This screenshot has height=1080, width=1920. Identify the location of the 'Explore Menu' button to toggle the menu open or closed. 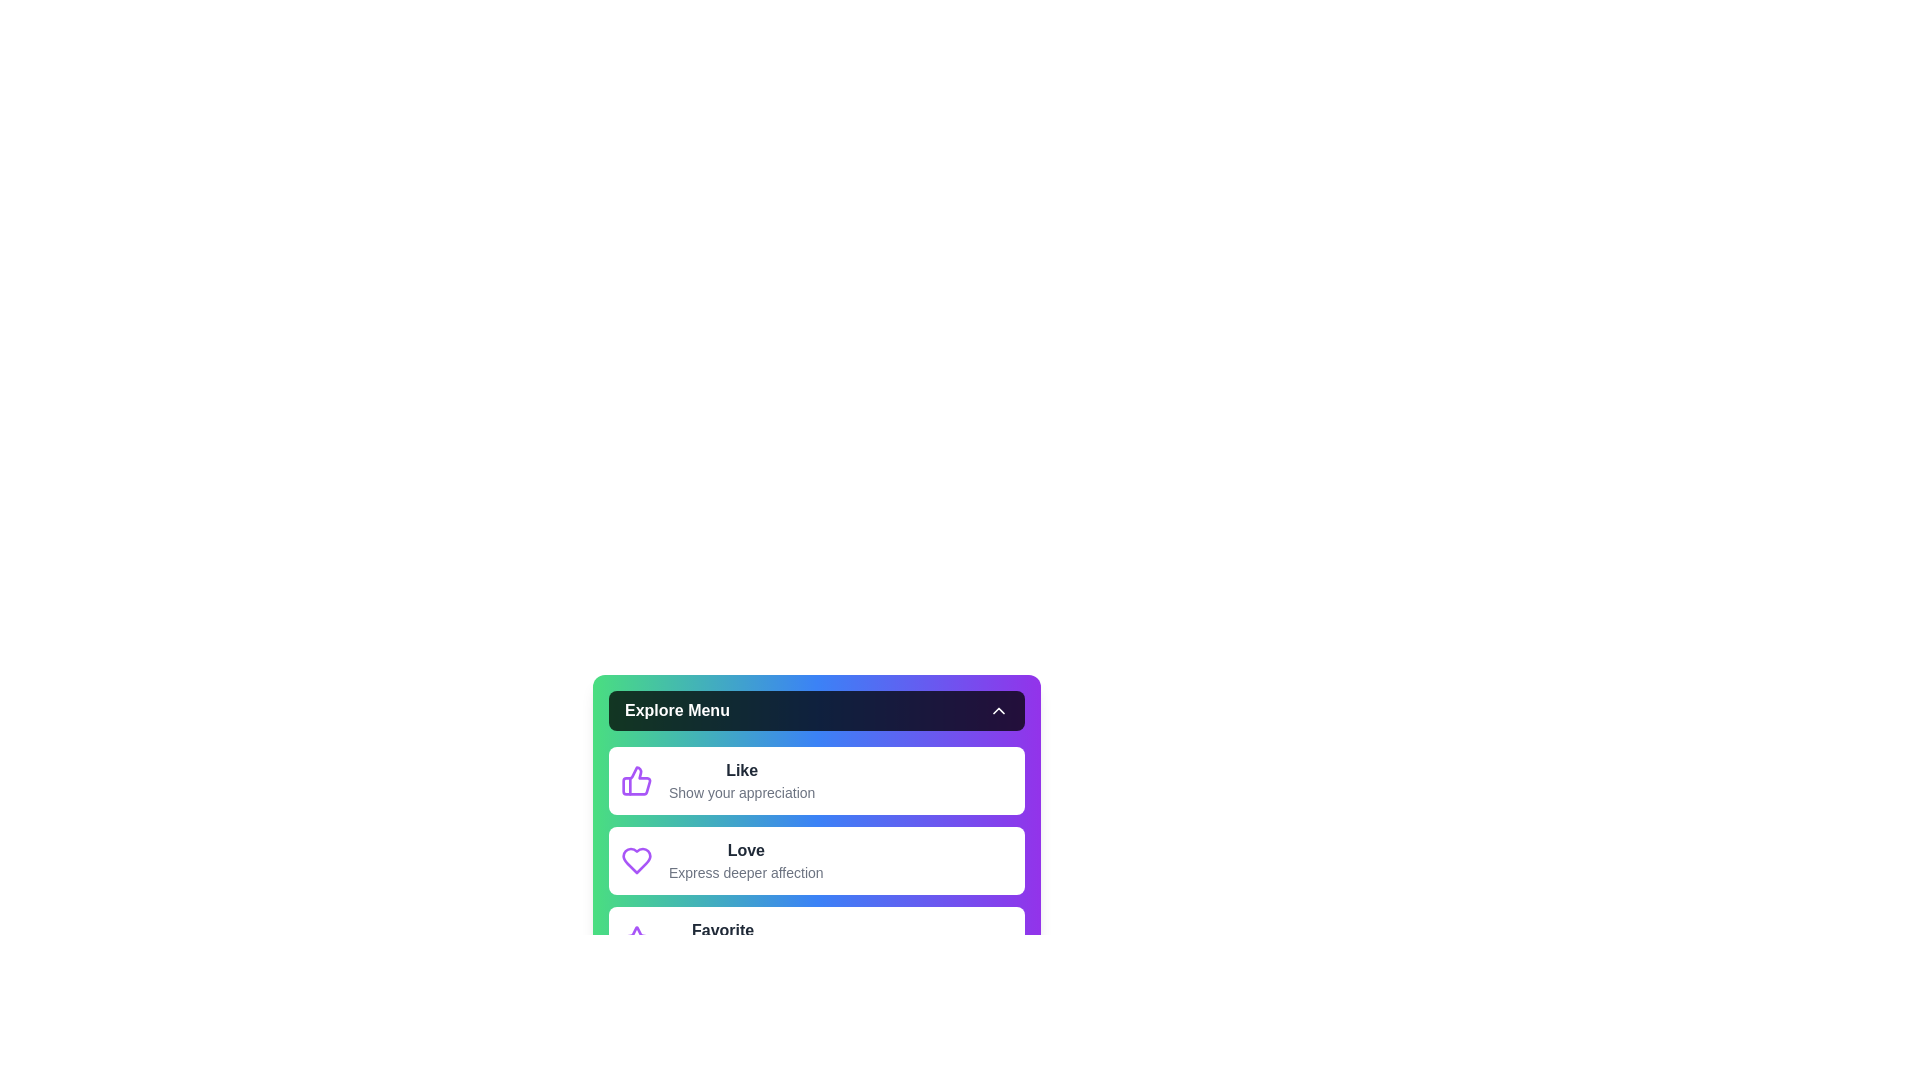
(816, 709).